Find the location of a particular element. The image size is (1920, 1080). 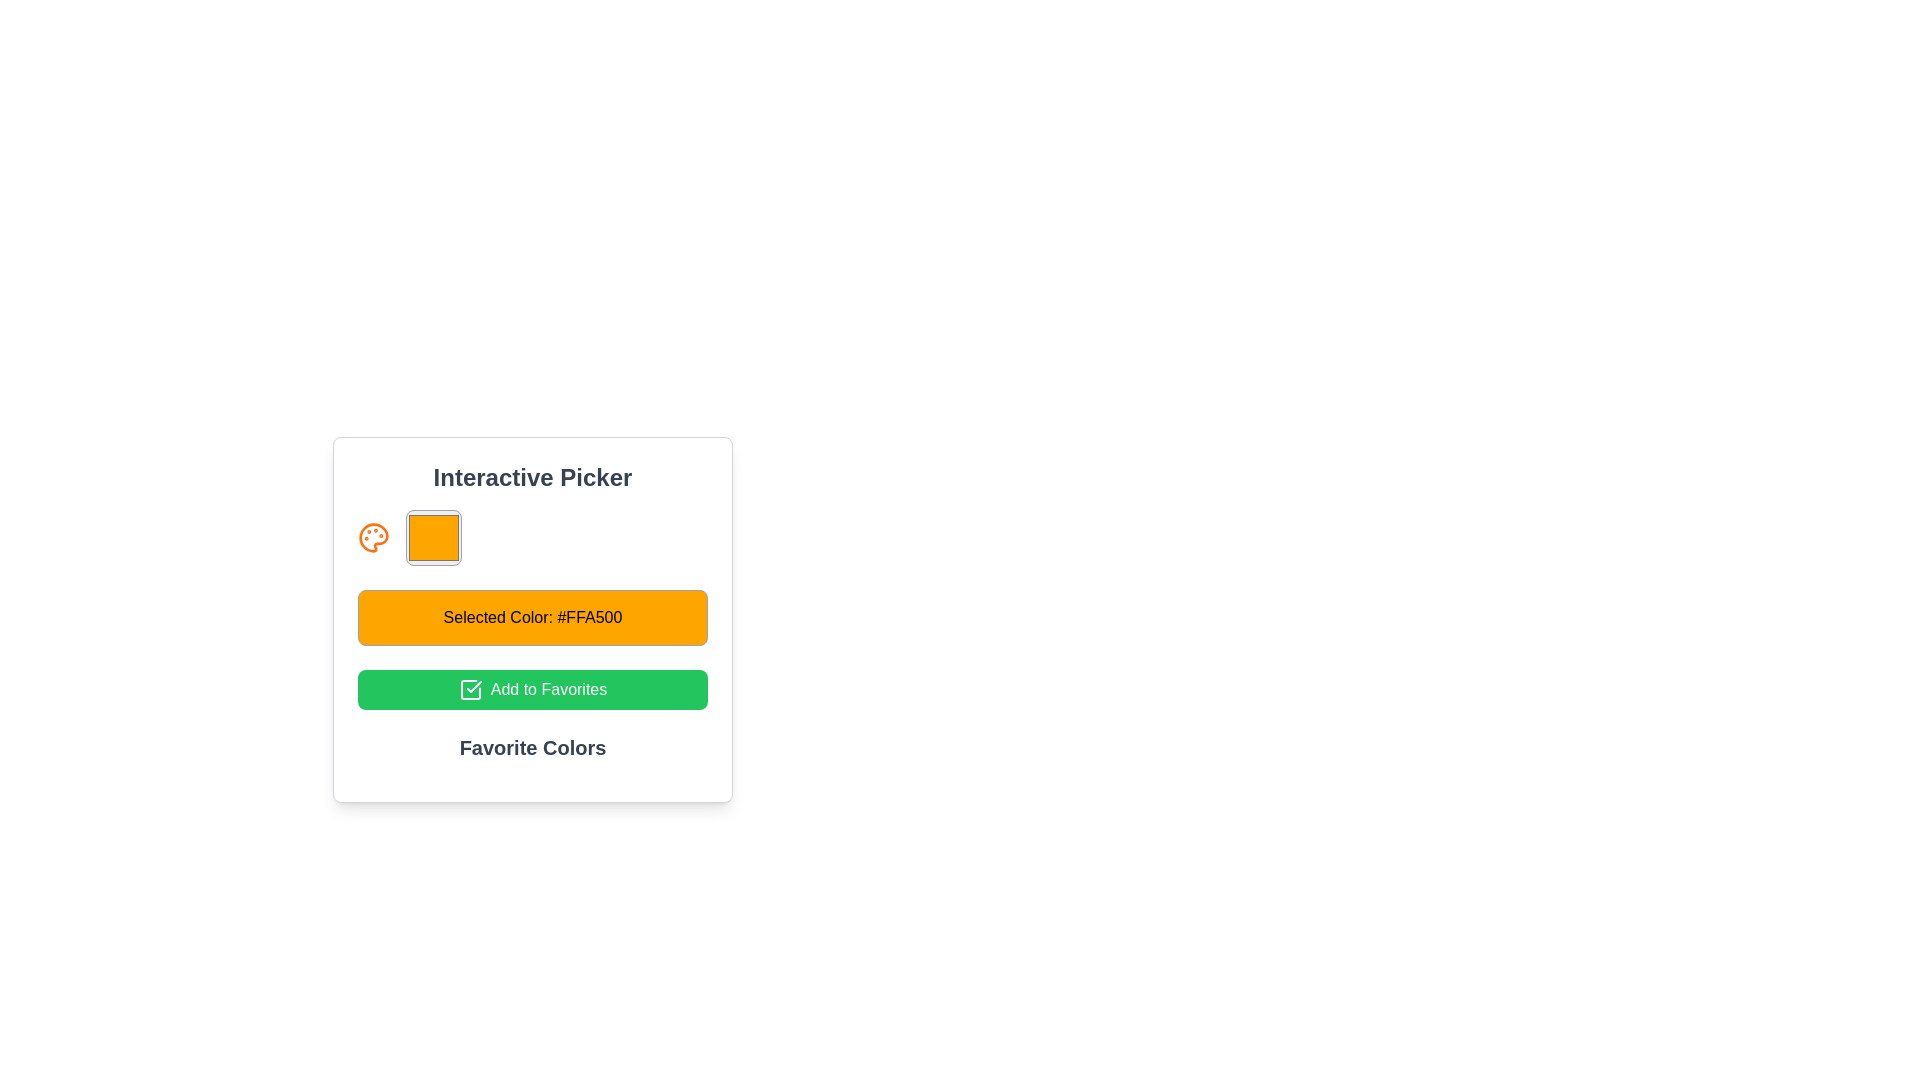

the color palette icon with an orange outline located in the top-left region of the Interactive Picker interface, adjacent to the orange color preview box is located at coordinates (374, 536).